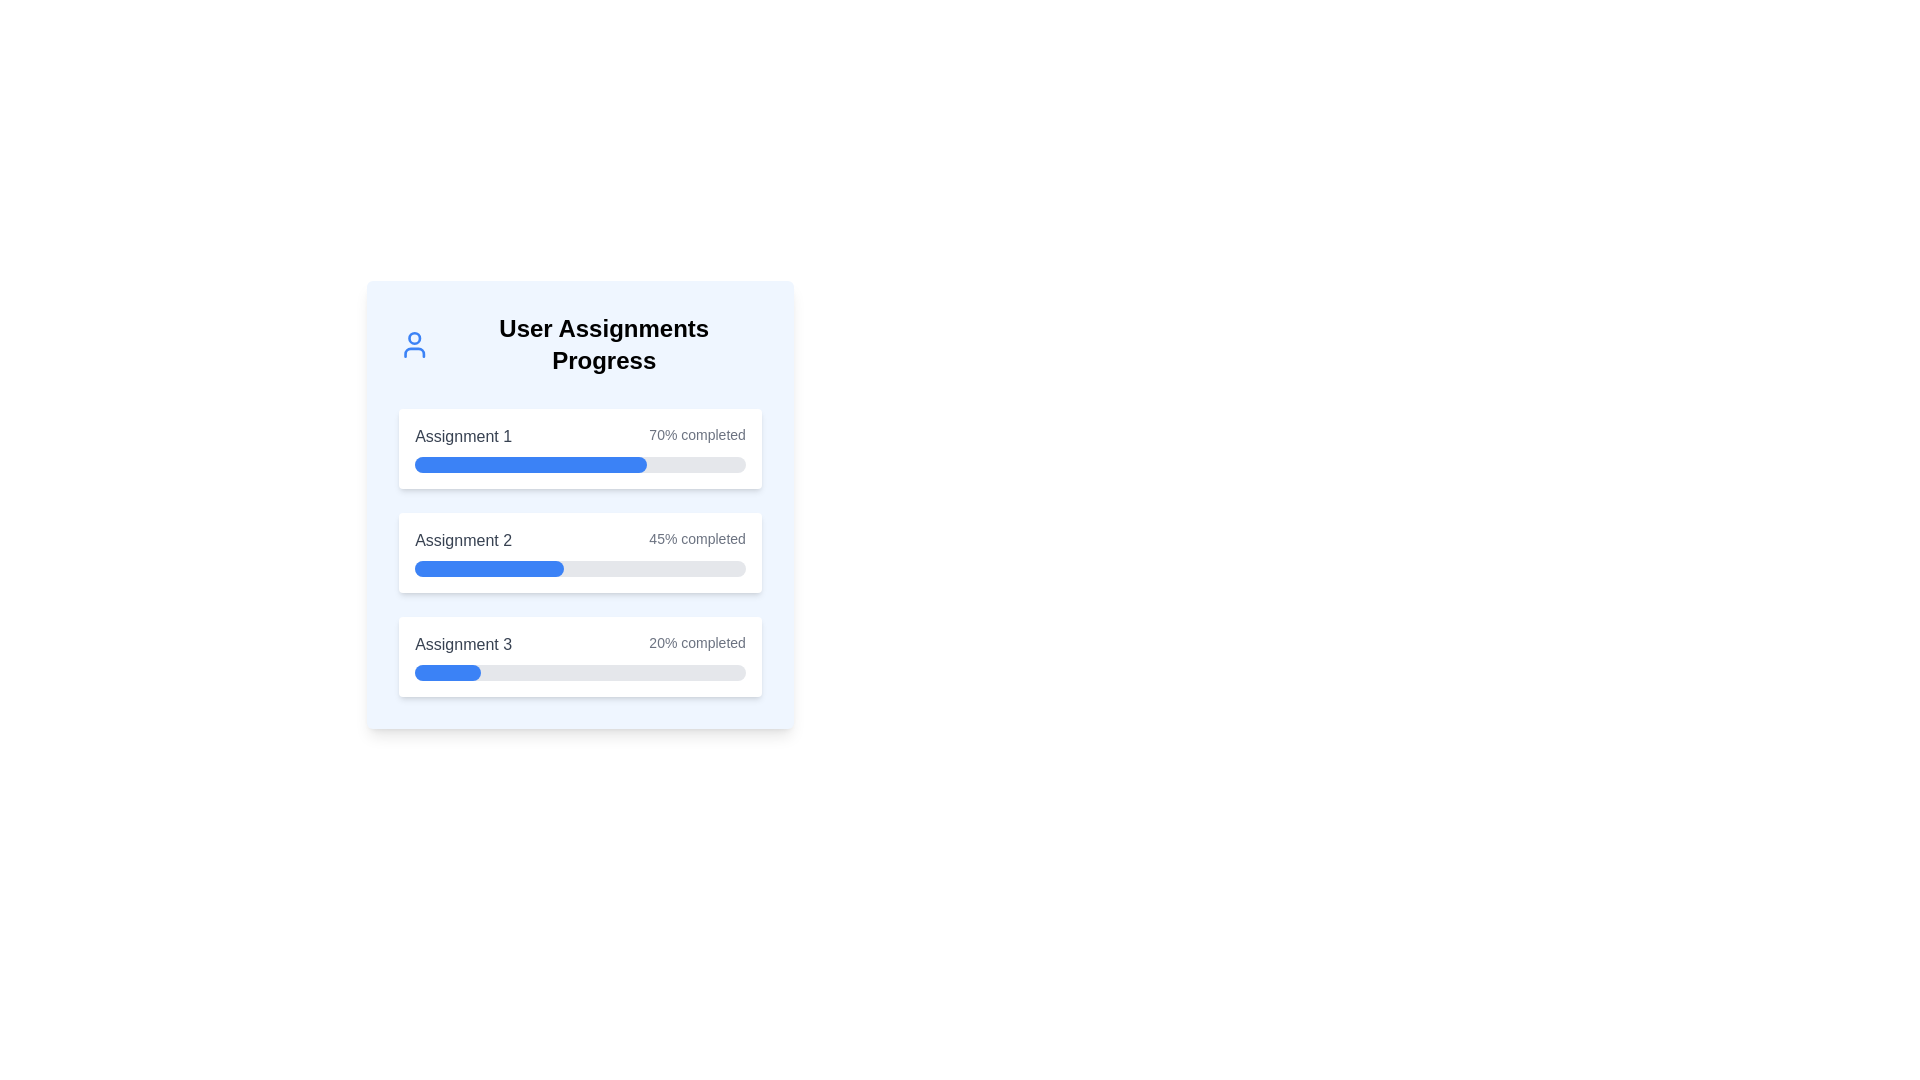 Image resolution: width=1920 pixels, height=1080 pixels. What do you see at coordinates (462, 540) in the screenshot?
I see `the text label that identifies the assignment within the middle assignment block of 'User Assignments Progress', located to the left of the '45% completed' progress indication` at bounding box center [462, 540].